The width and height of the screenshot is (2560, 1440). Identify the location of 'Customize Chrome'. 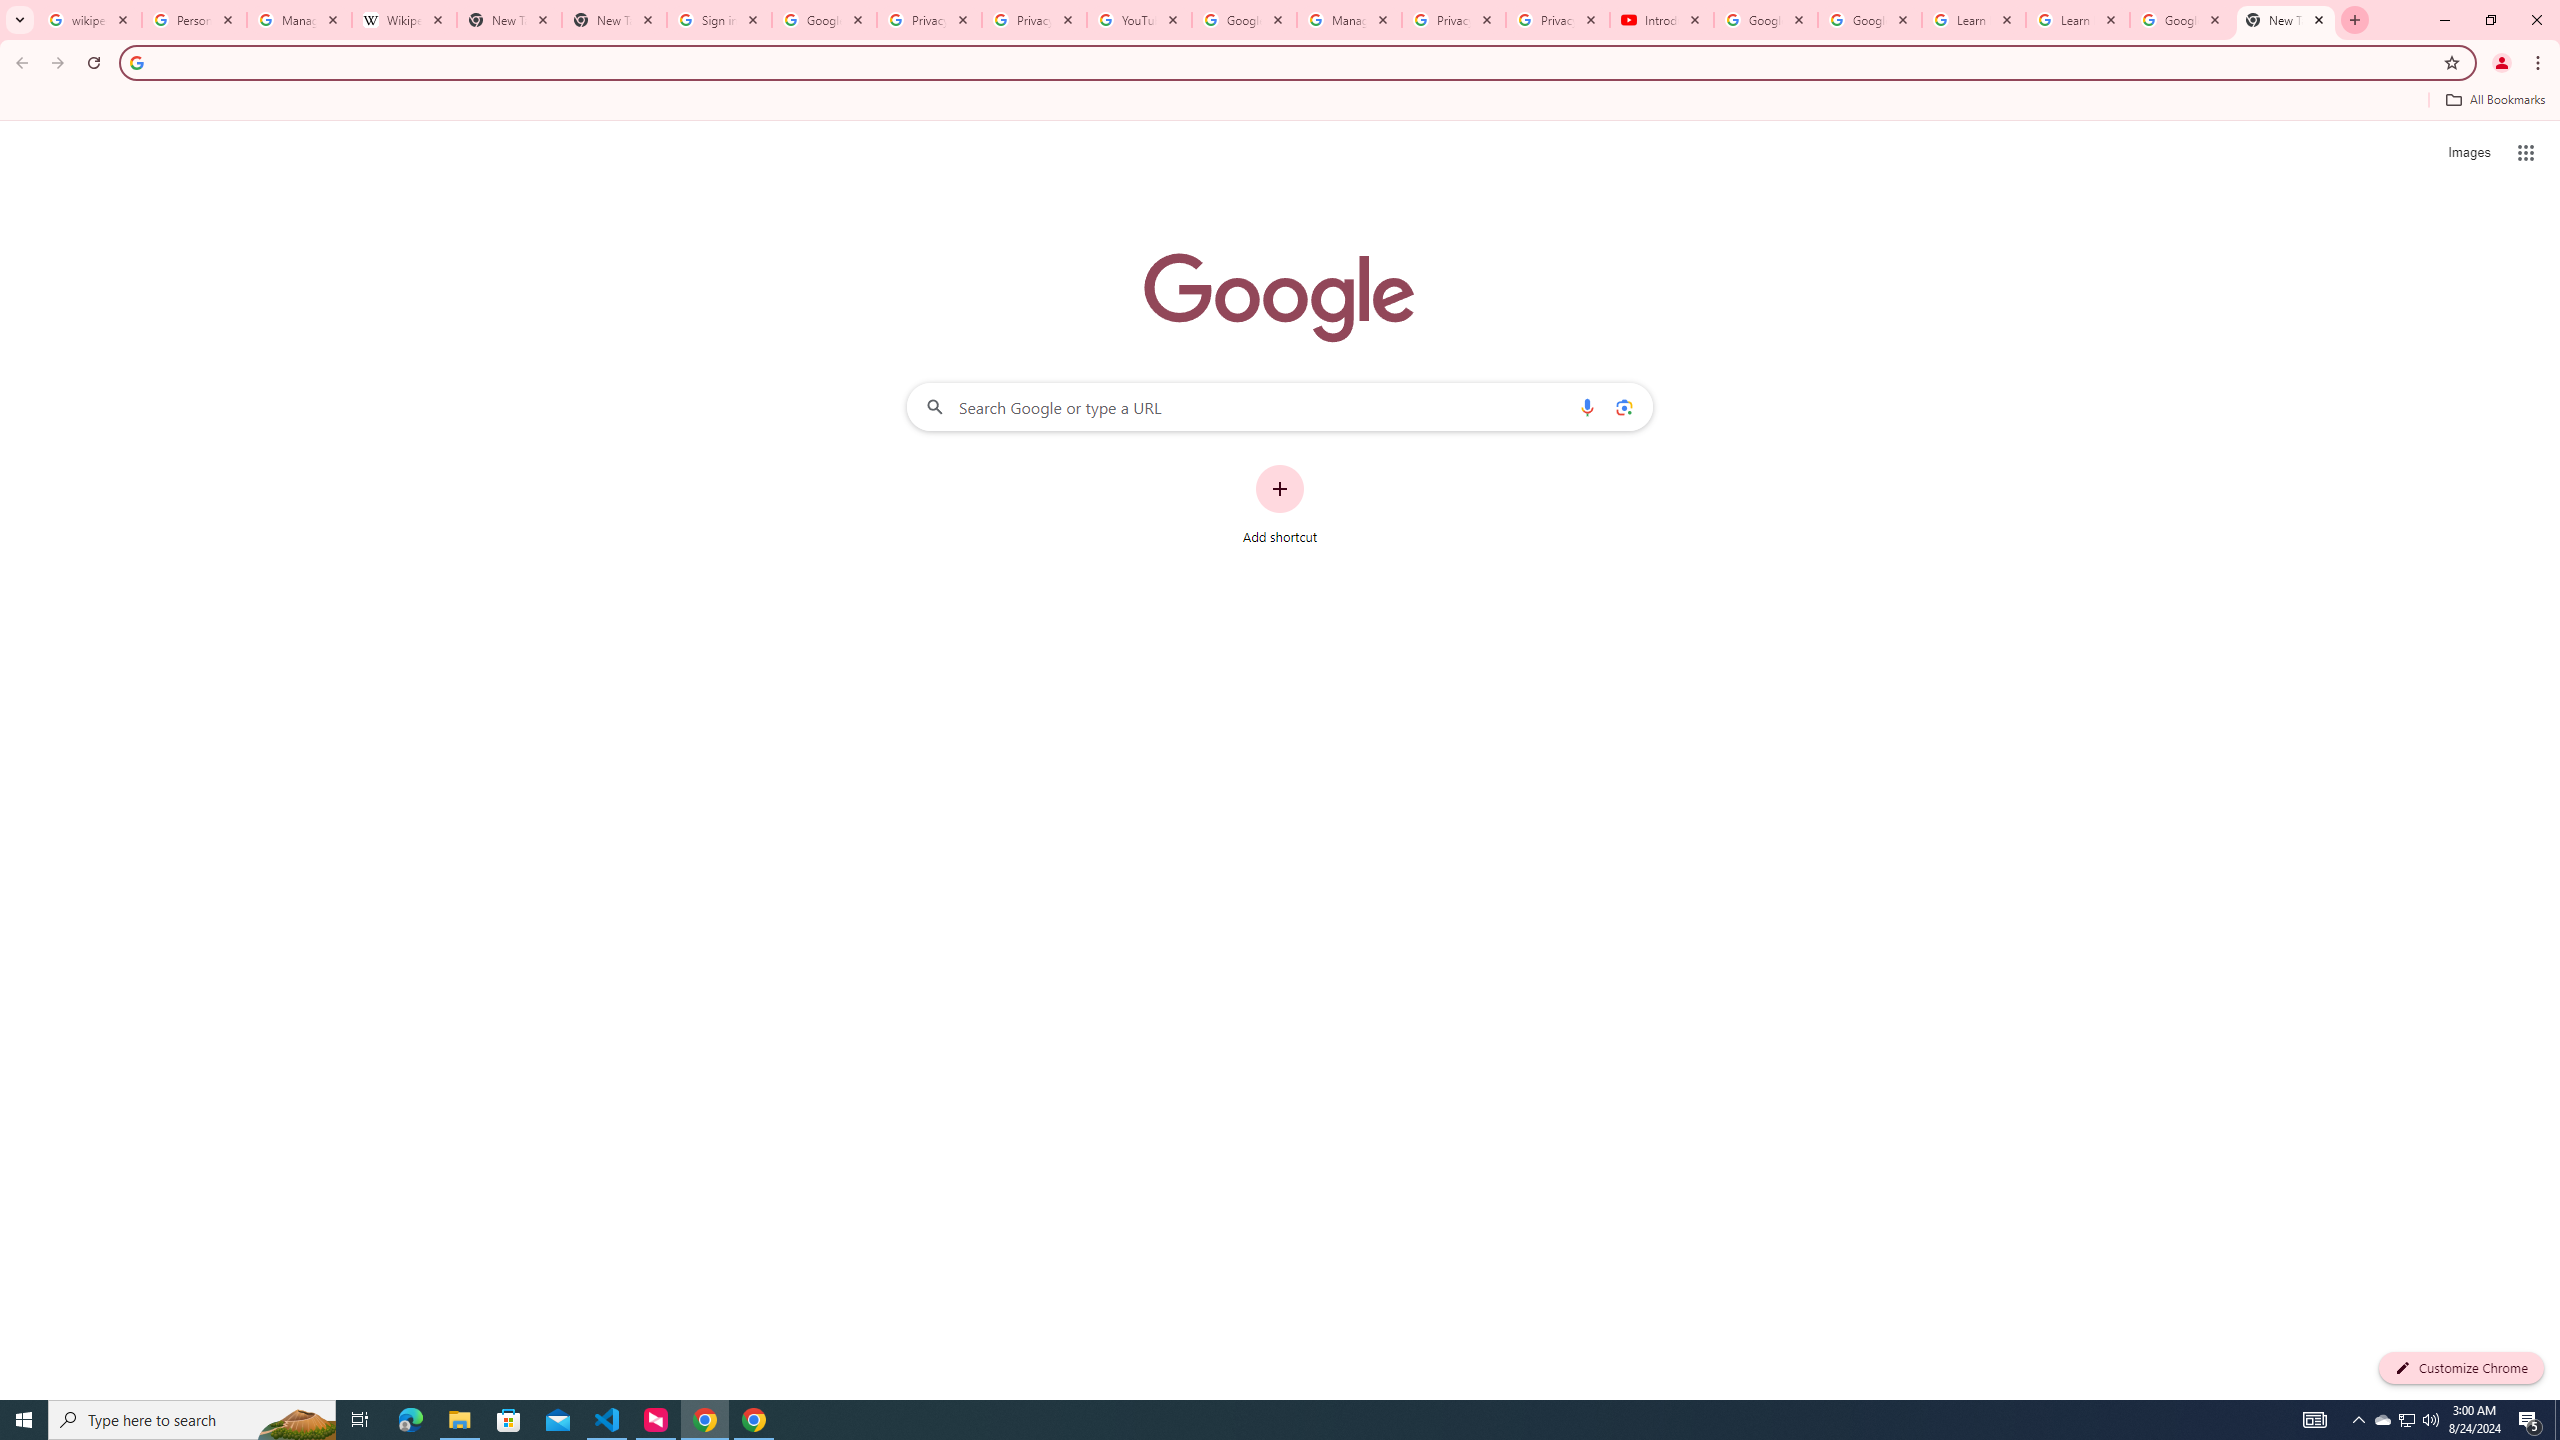
(2461, 1367).